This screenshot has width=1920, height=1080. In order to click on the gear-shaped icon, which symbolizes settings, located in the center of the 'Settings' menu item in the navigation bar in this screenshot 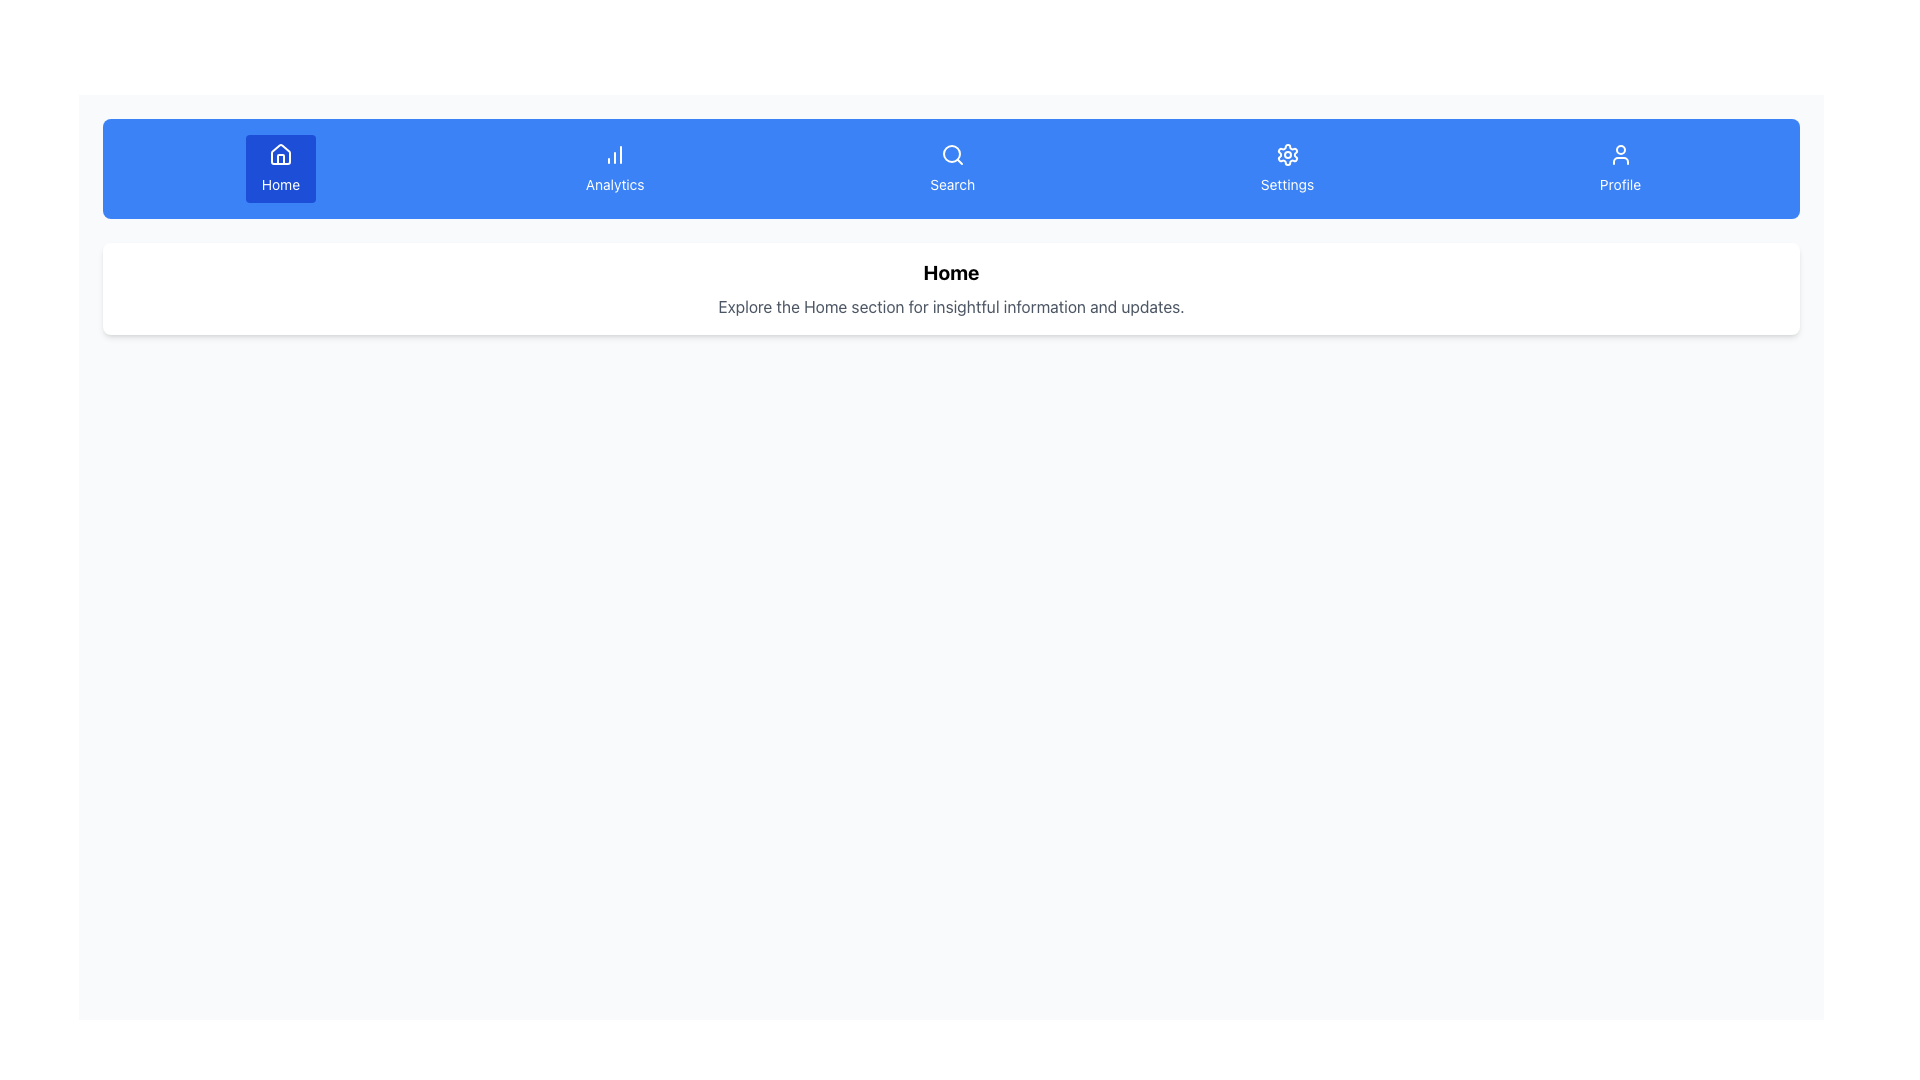, I will do `click(1287, 153)`.